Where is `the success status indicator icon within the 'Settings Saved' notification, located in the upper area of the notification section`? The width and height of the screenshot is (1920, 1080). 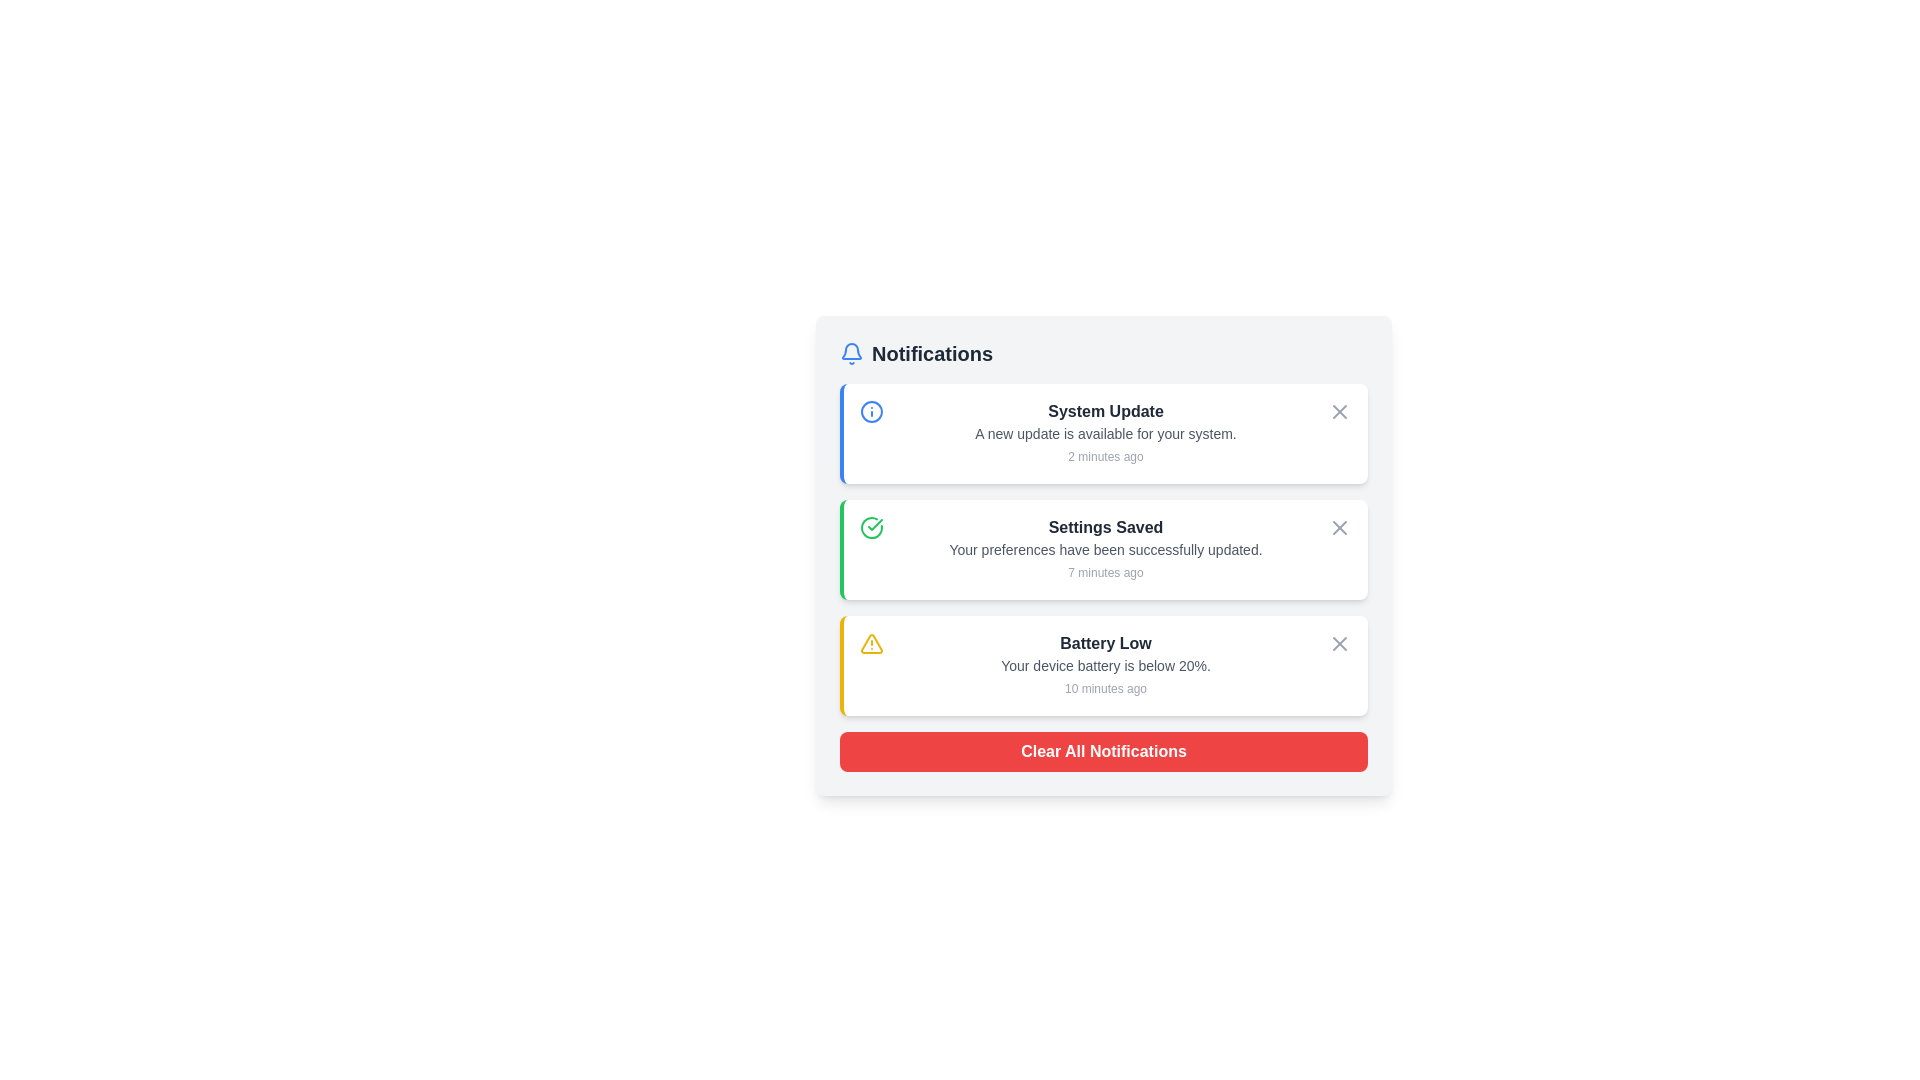
the success status indicator icon within the 'Settings Saved' notification, located in the upper area of the notification section is located at coordinates (875, 523).